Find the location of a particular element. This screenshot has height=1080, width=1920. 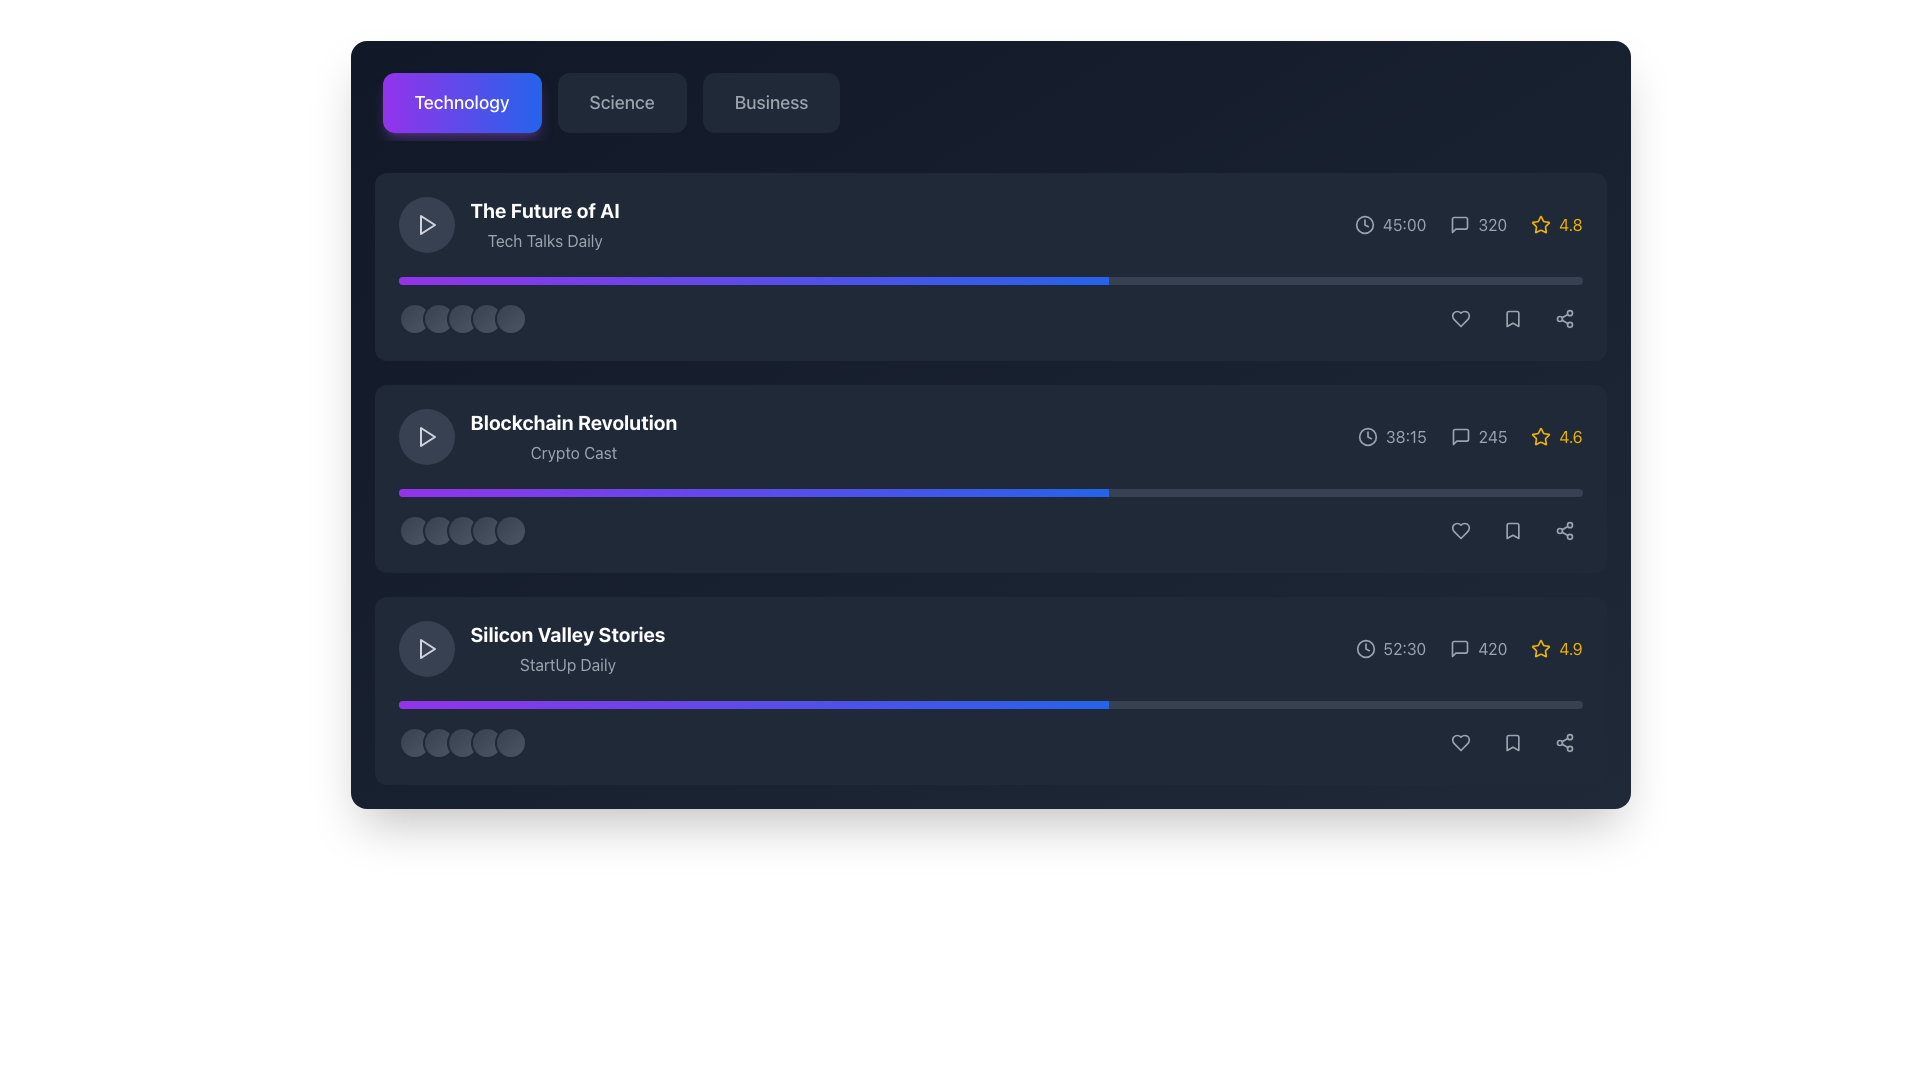

the 'Technology' button, which is a horizontally rectangular button with a gradient background from purple to blue and white bold text is located at coordinates (460, 103).